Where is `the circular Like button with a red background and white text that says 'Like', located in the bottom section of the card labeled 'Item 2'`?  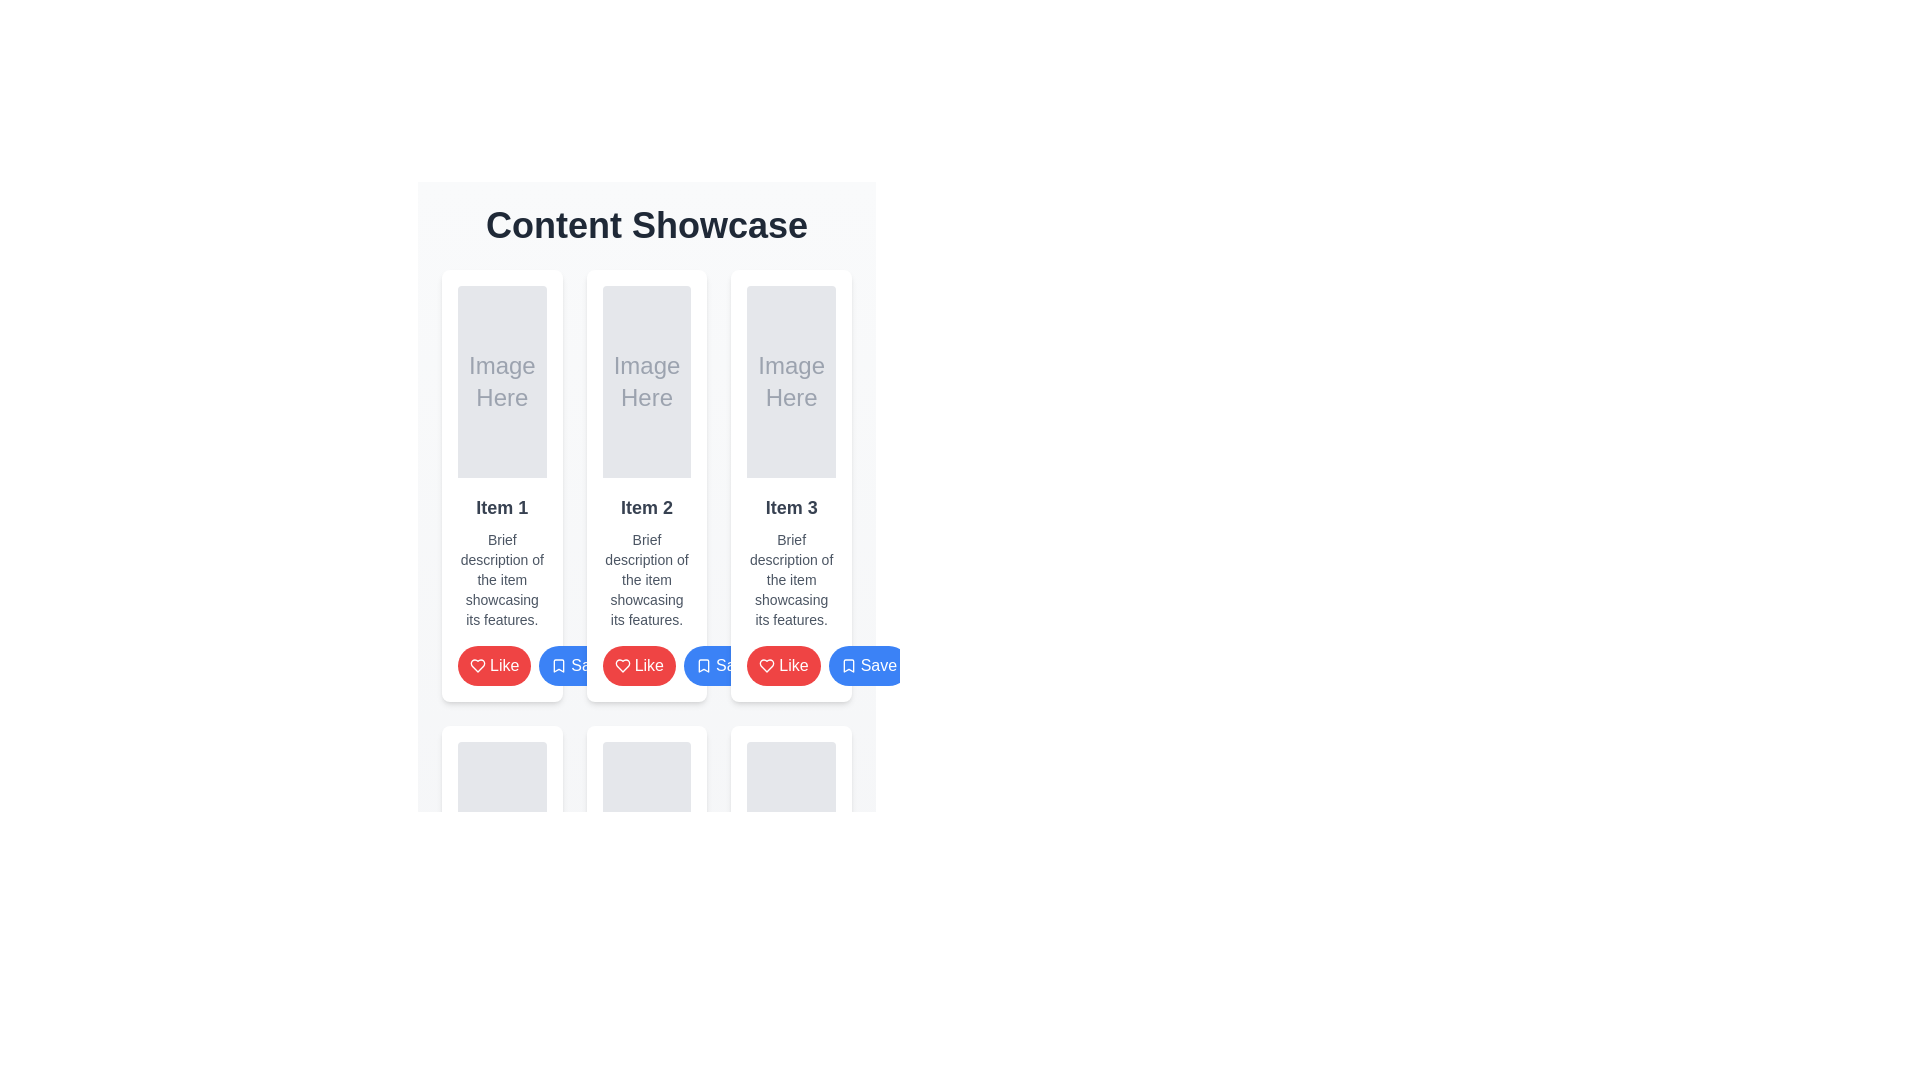 the circular Like button with a red background and white text that says 'Like', located in the bottom section of the card labeled 'Item 2' is located at coordinates (638, 666).